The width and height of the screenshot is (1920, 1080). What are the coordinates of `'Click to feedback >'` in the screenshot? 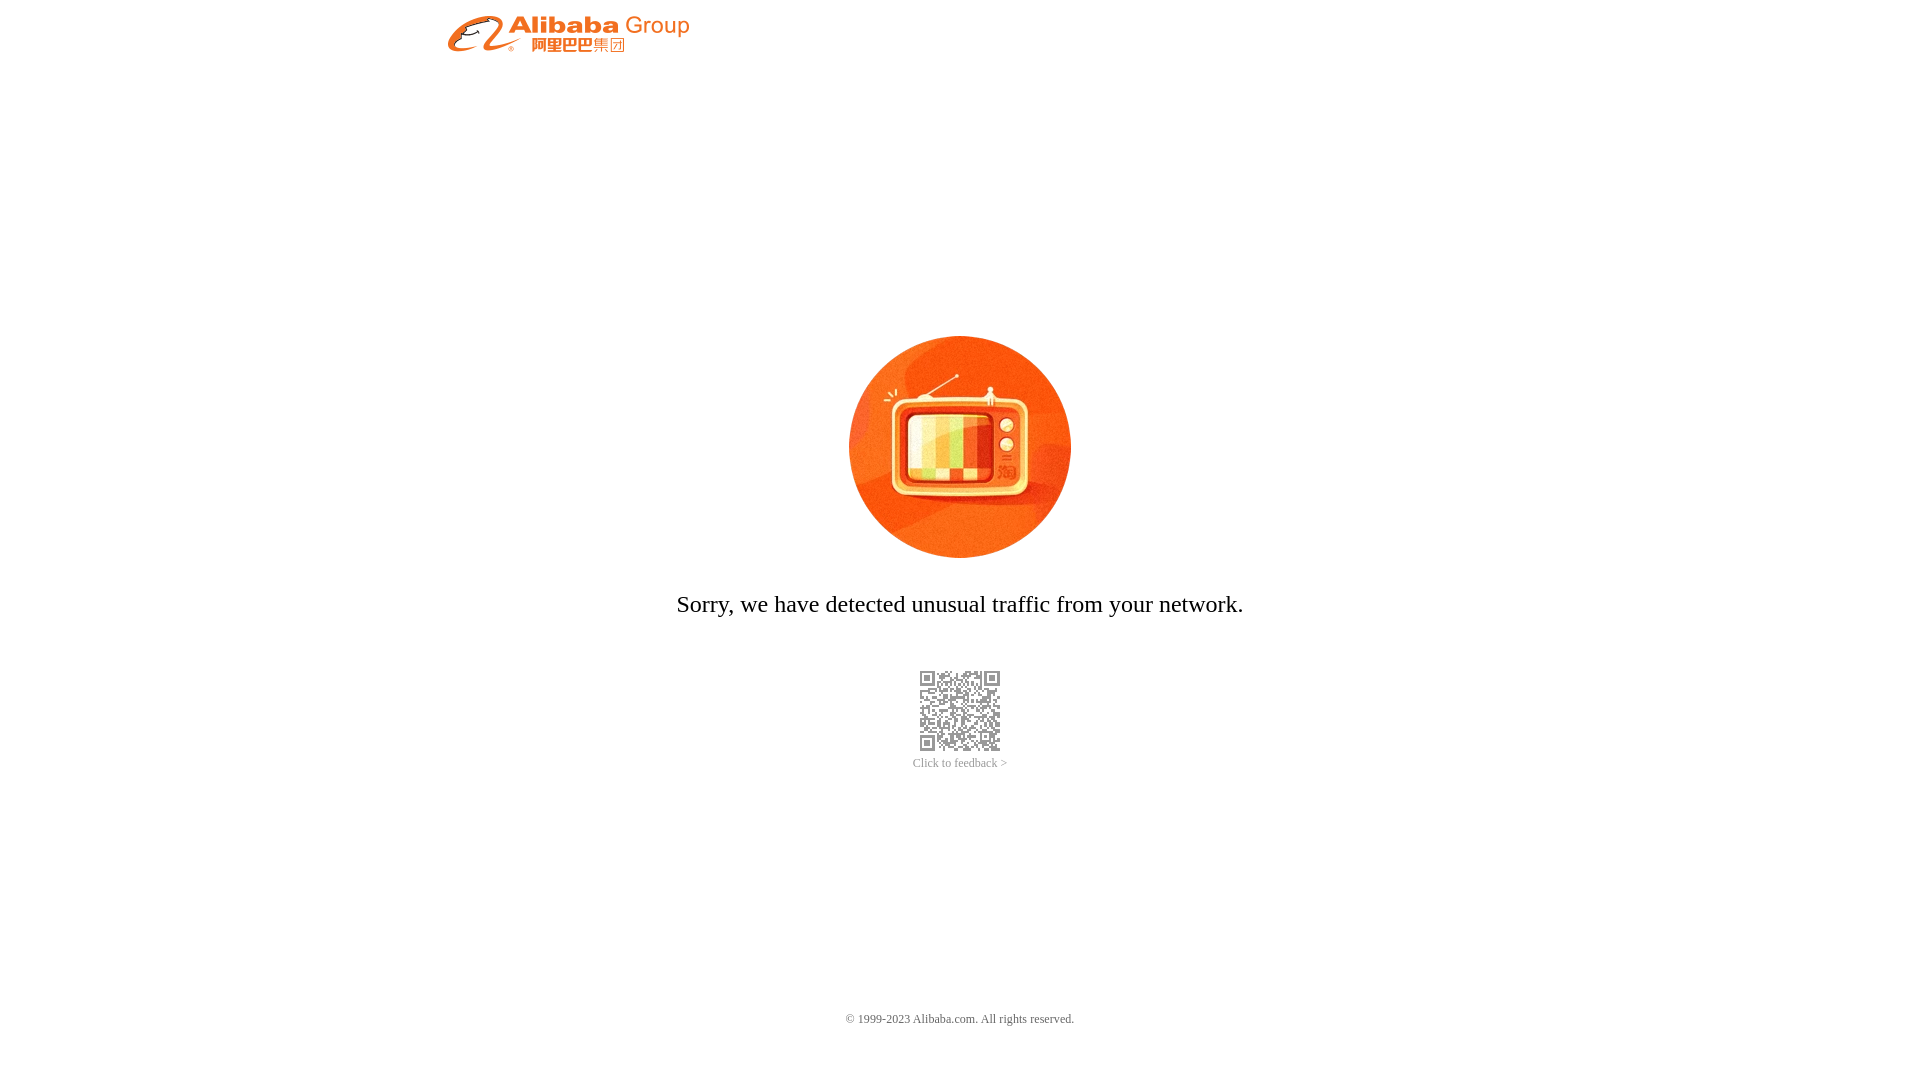 It's located at (960, 763).